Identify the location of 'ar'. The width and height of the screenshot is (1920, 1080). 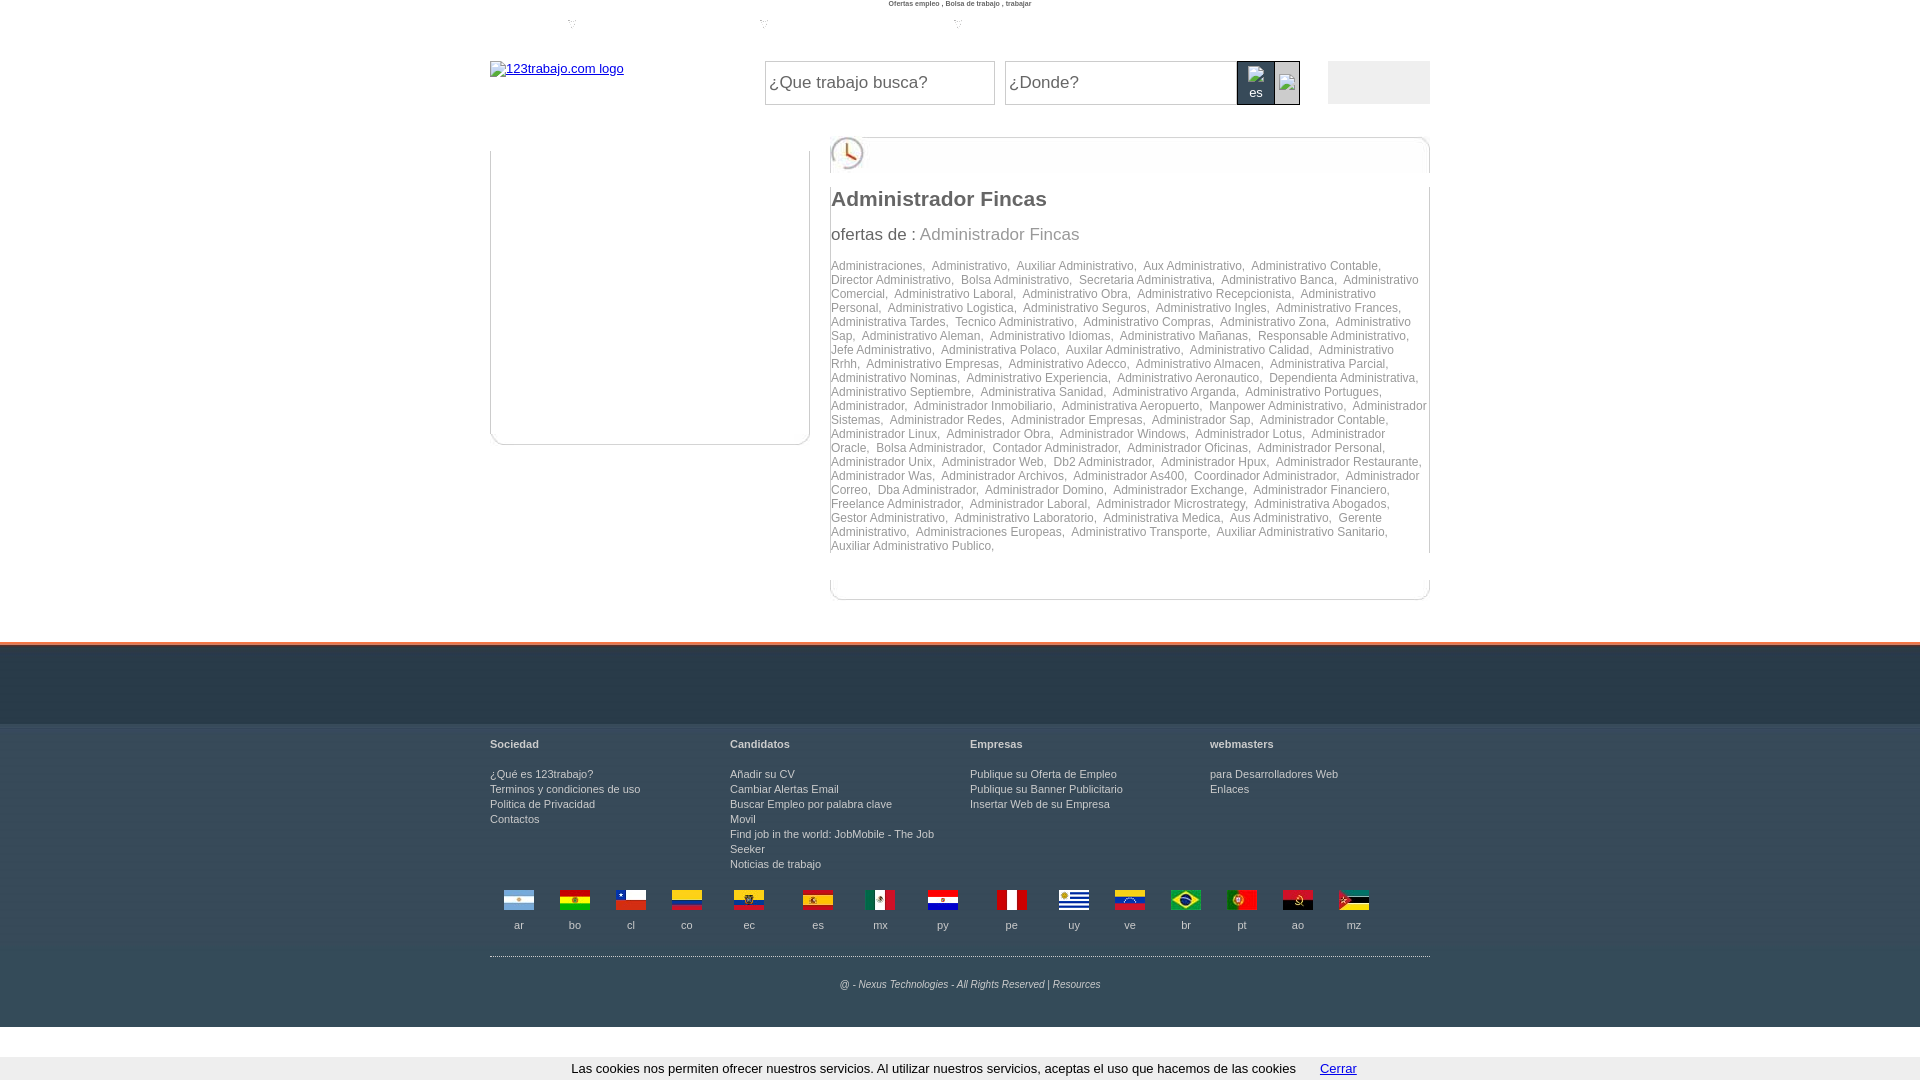
(518, 925).